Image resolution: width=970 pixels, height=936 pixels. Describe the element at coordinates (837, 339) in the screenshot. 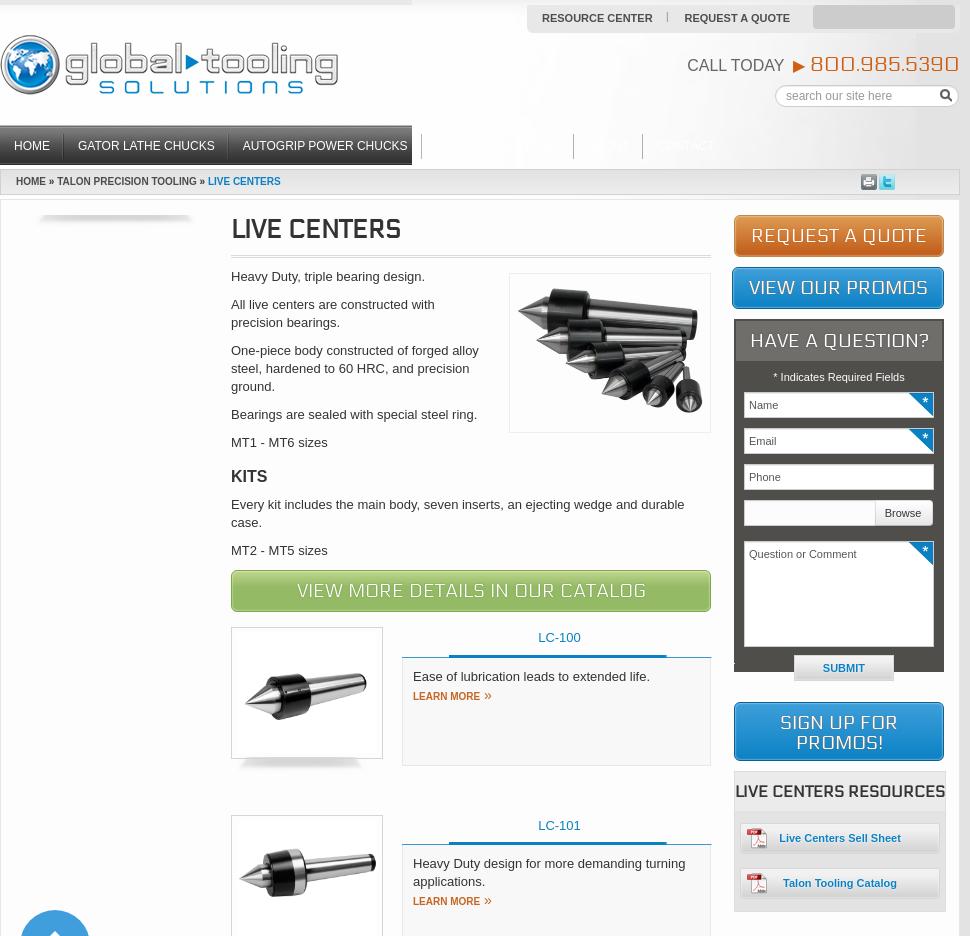

I see `'Have A Question?'` at that location.